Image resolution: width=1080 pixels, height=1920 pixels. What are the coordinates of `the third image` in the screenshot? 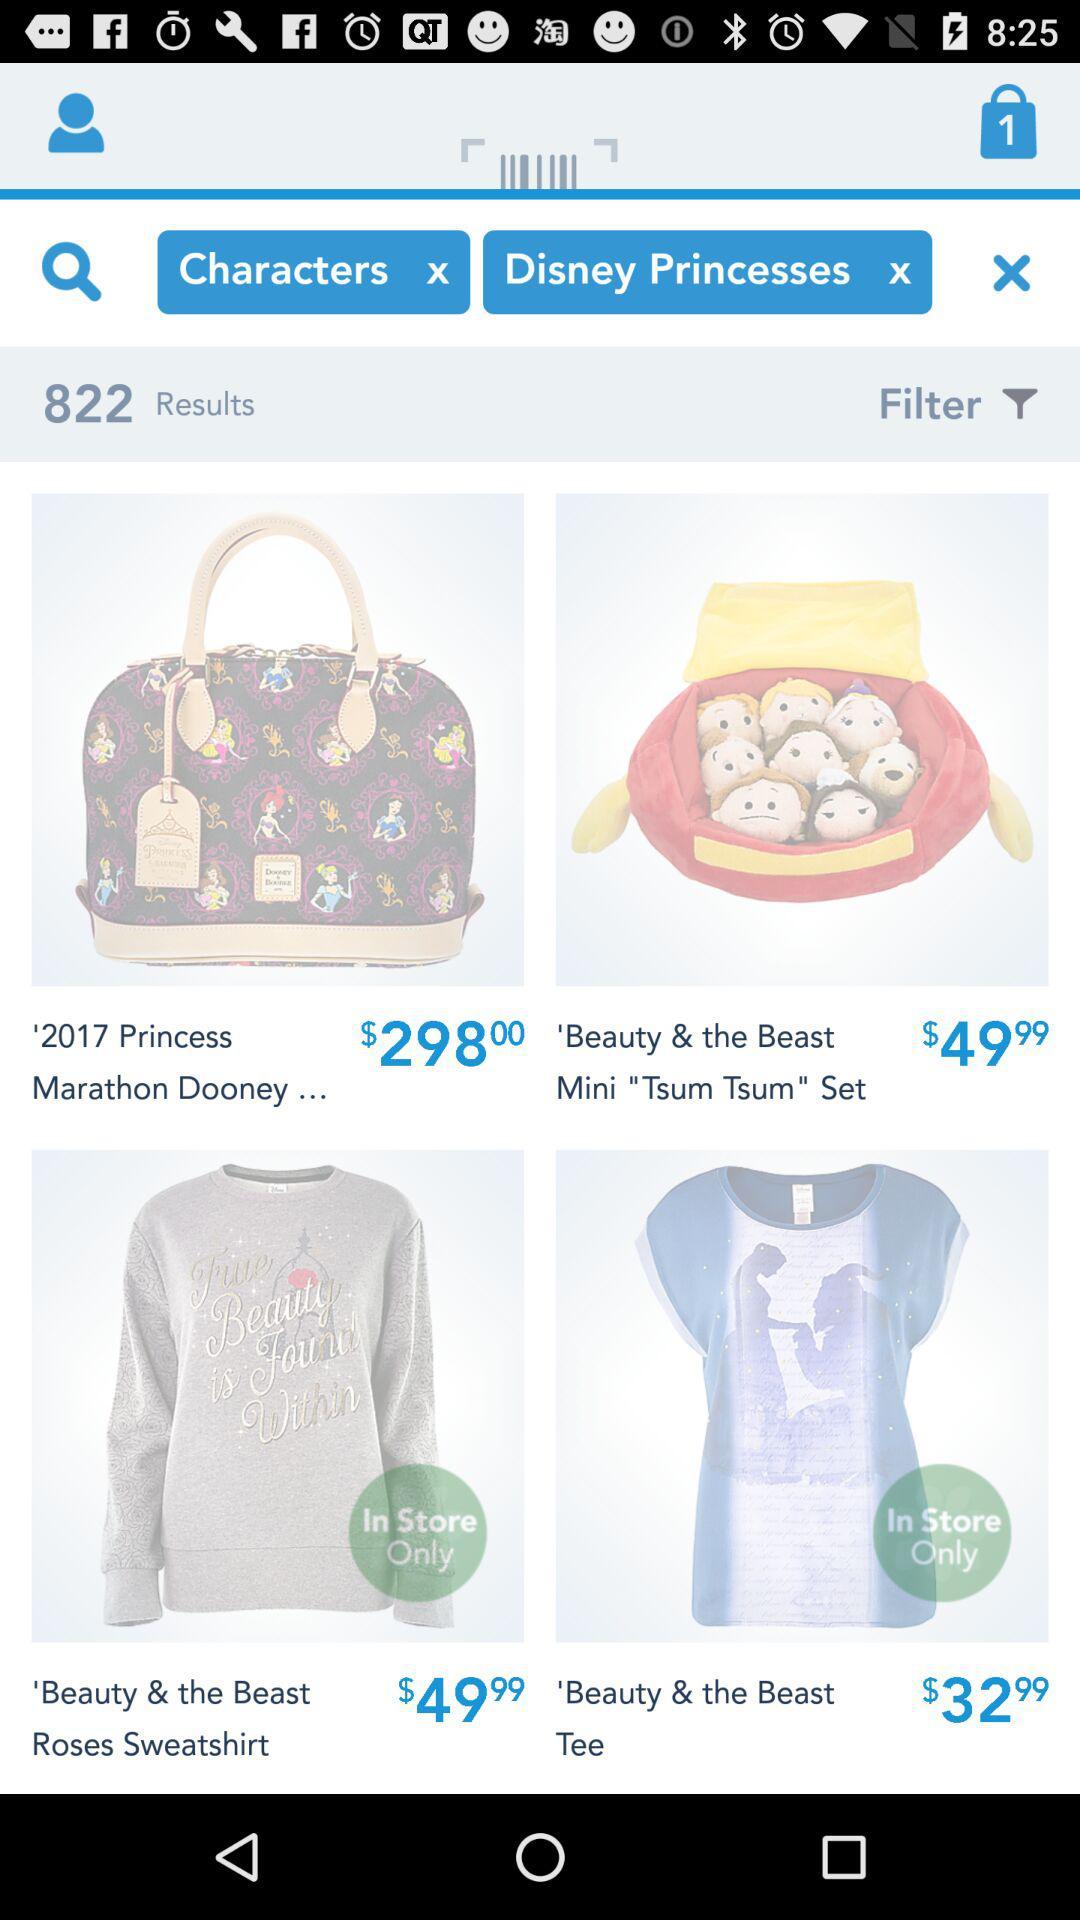 It's located at (277, 1395).